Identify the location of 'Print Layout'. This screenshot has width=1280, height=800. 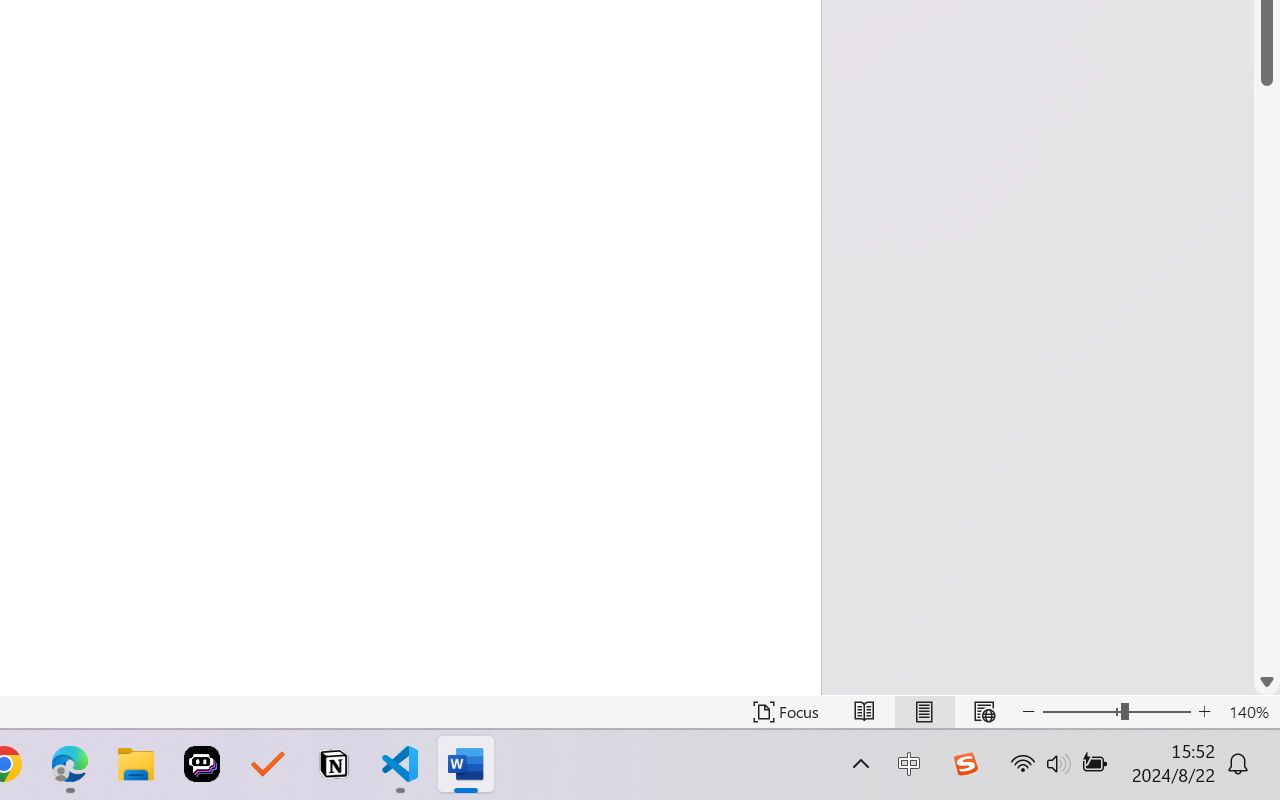
(923, 711).